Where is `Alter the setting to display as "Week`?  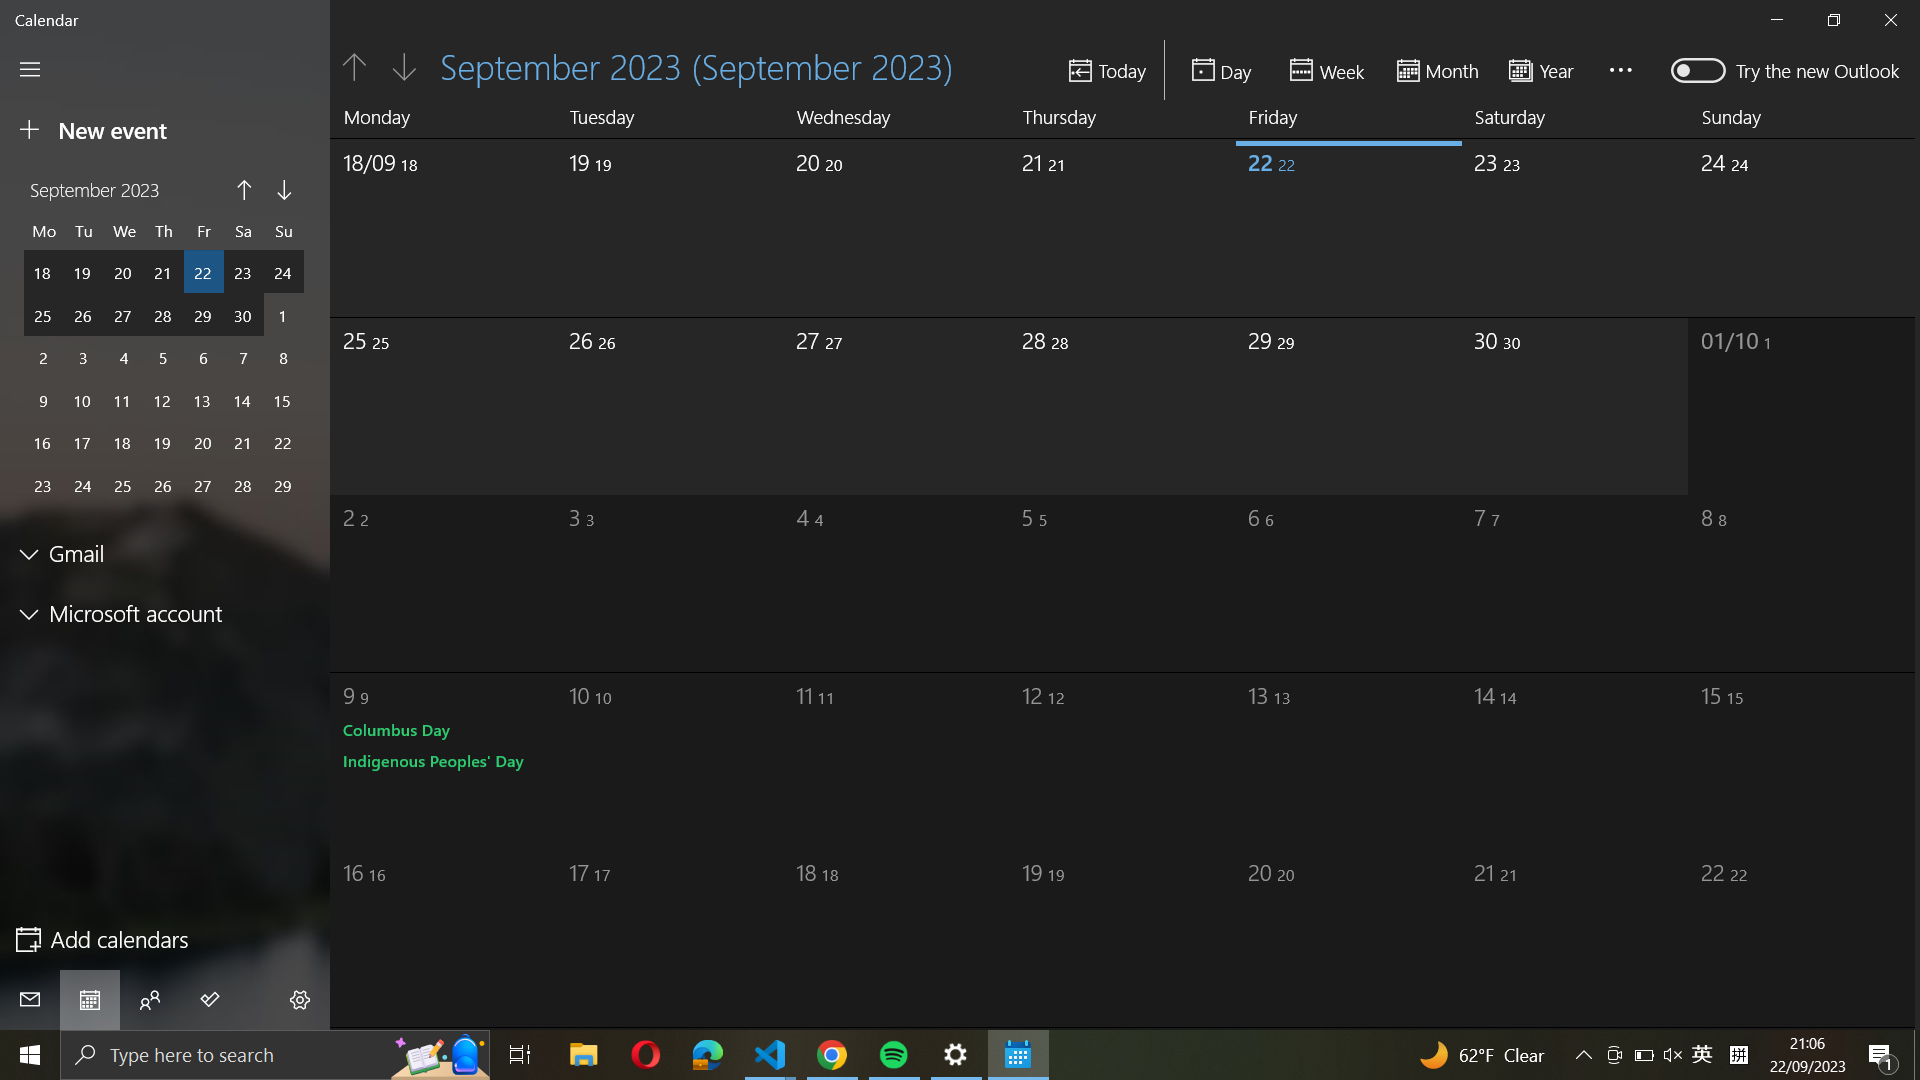 Alter the setting to display as "Week is located at coordinates (1329, 68).